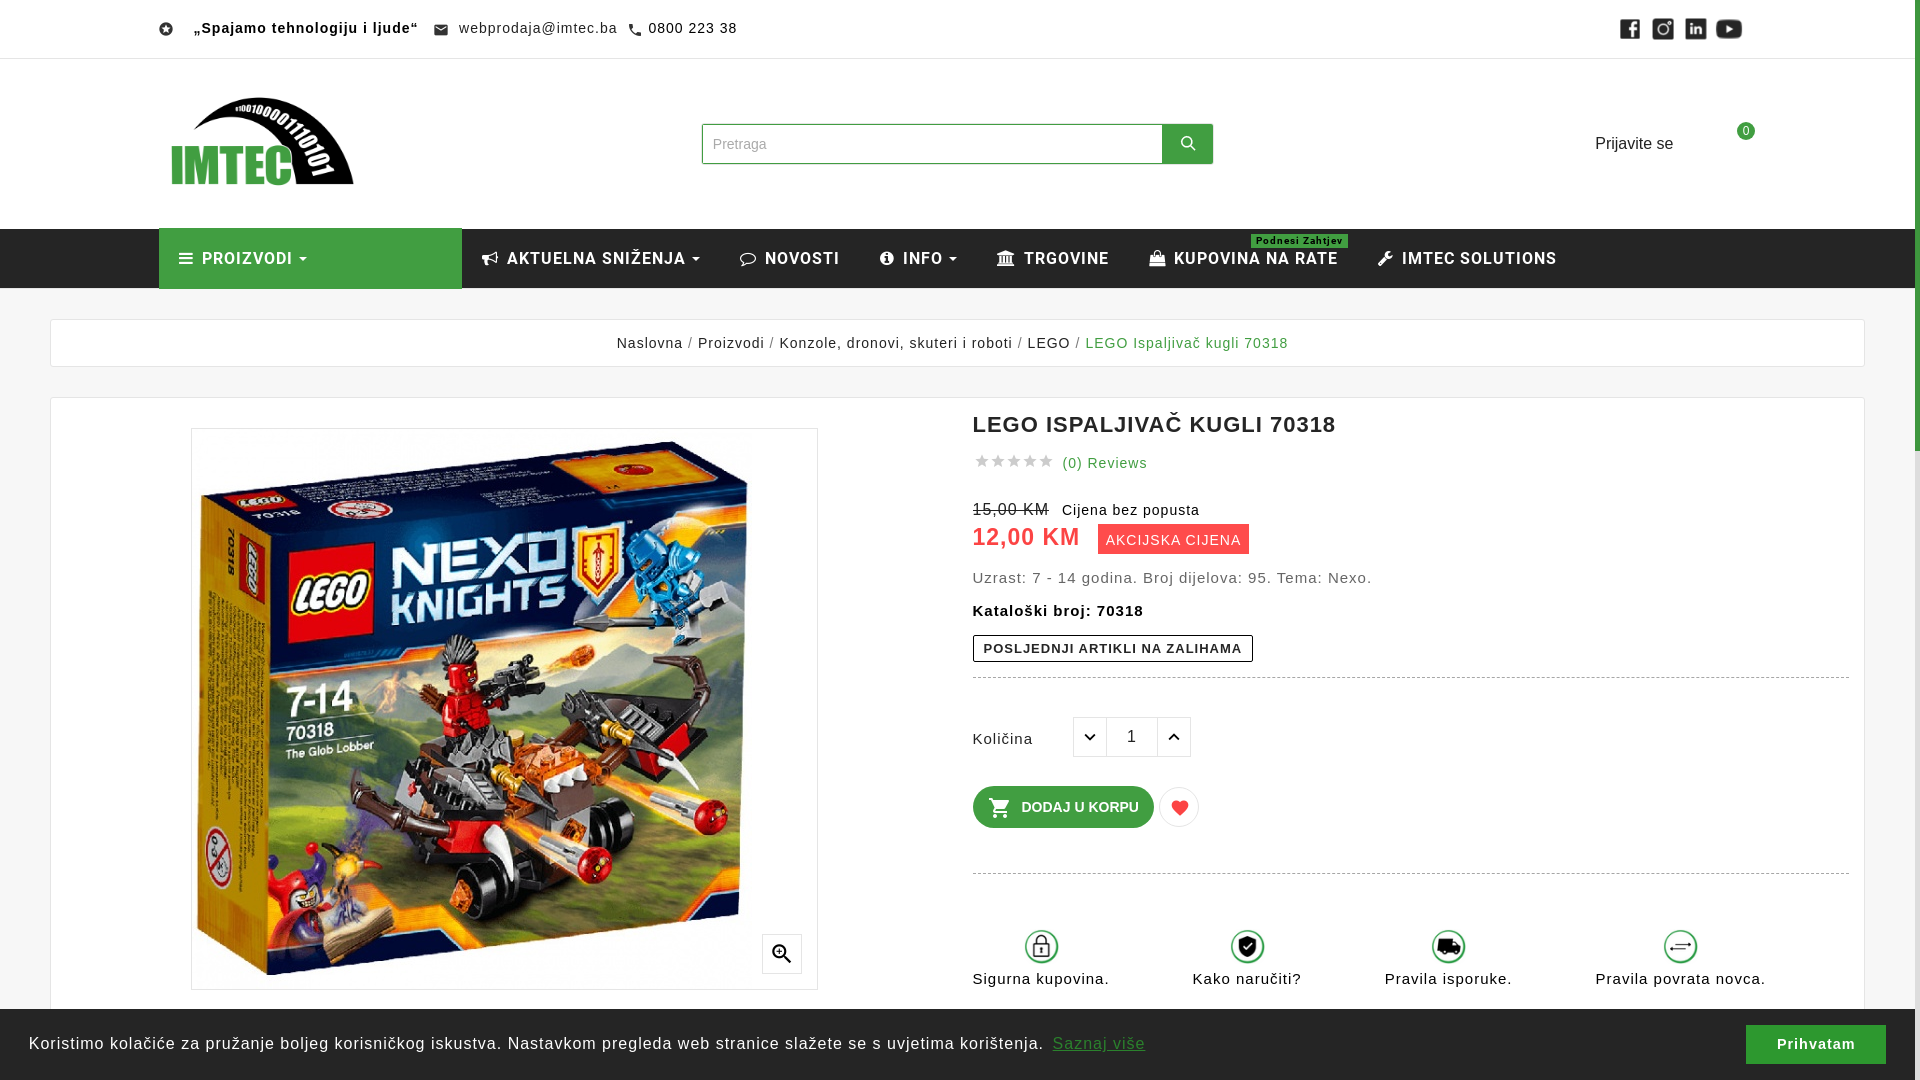 The height and width of the screenshot is (1080, 1920). I want to click on 'webprodaja@imtec.ba', so click(535, 27).